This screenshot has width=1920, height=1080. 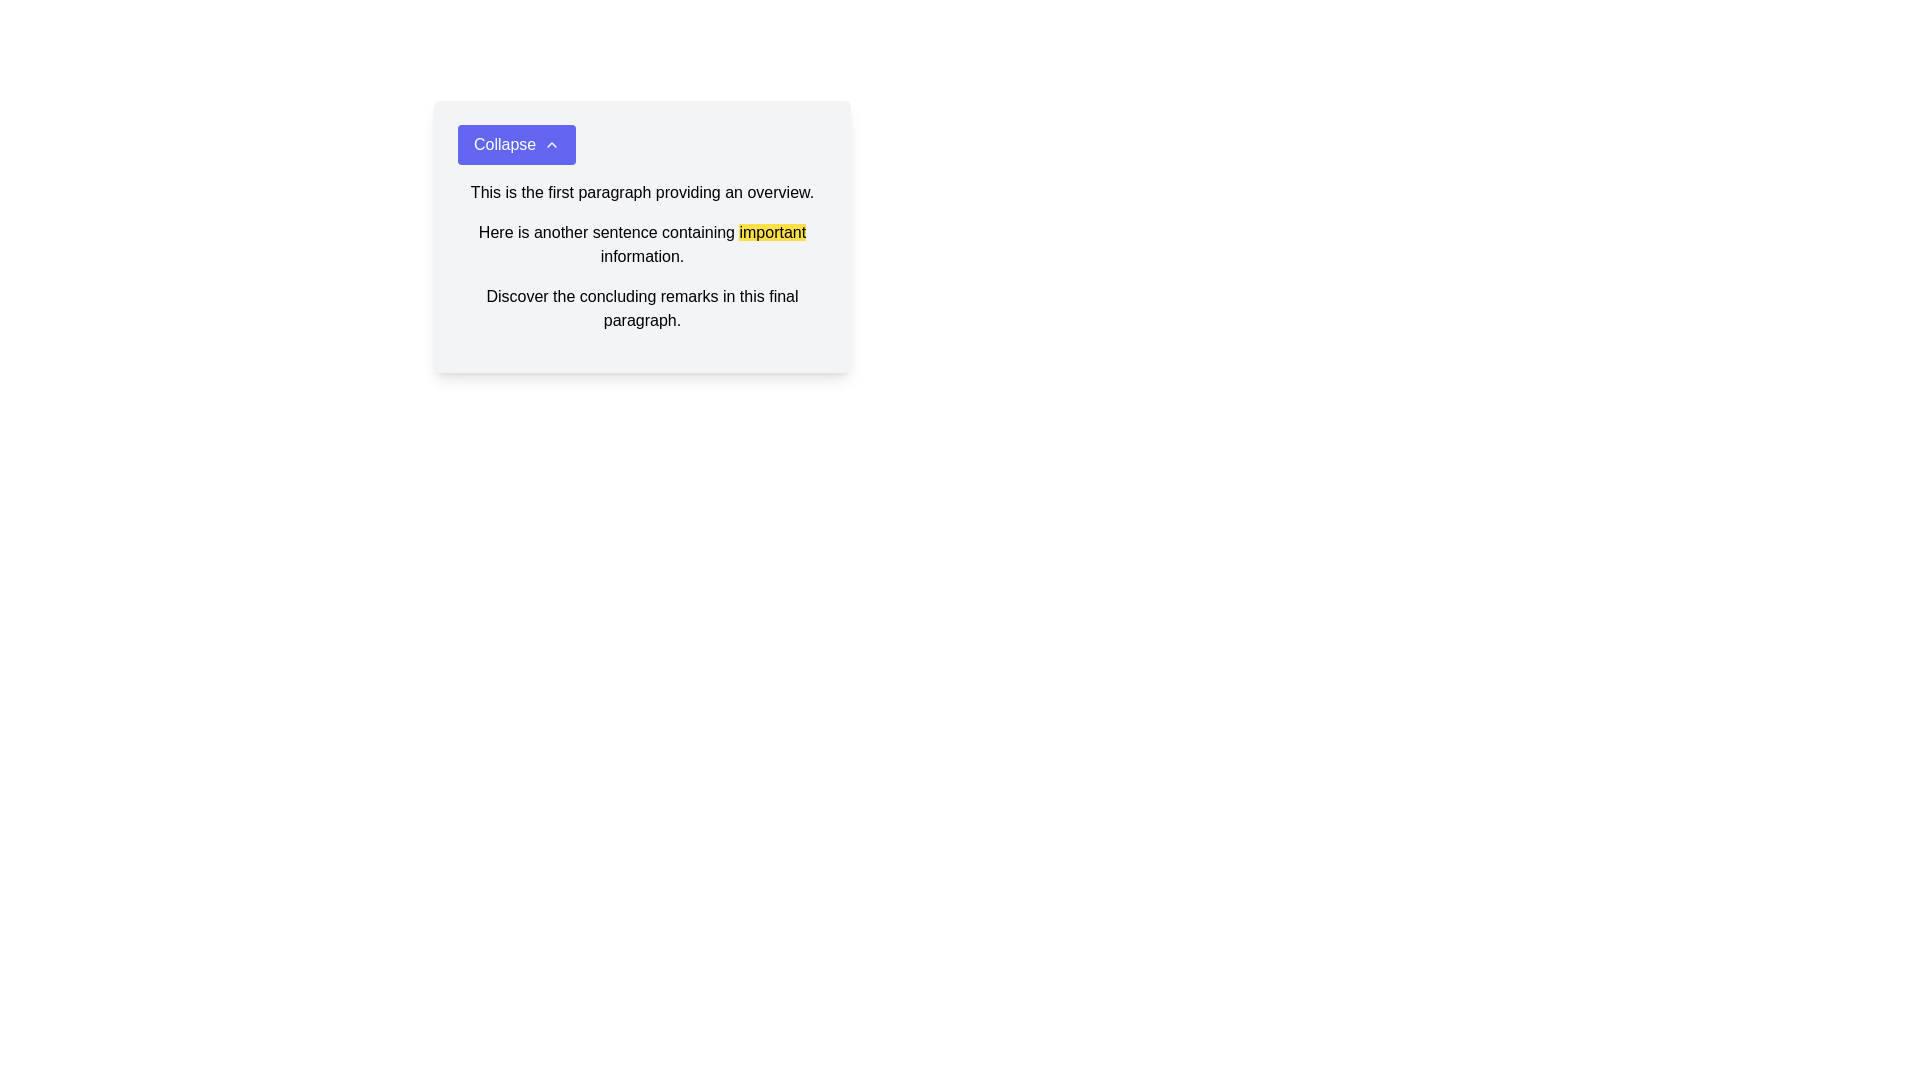 What do you see at coordinates (552, 144) in the screenshot?
I see `the chevron icon next to the 'Collapse' button` at bounding box center [552, 144].